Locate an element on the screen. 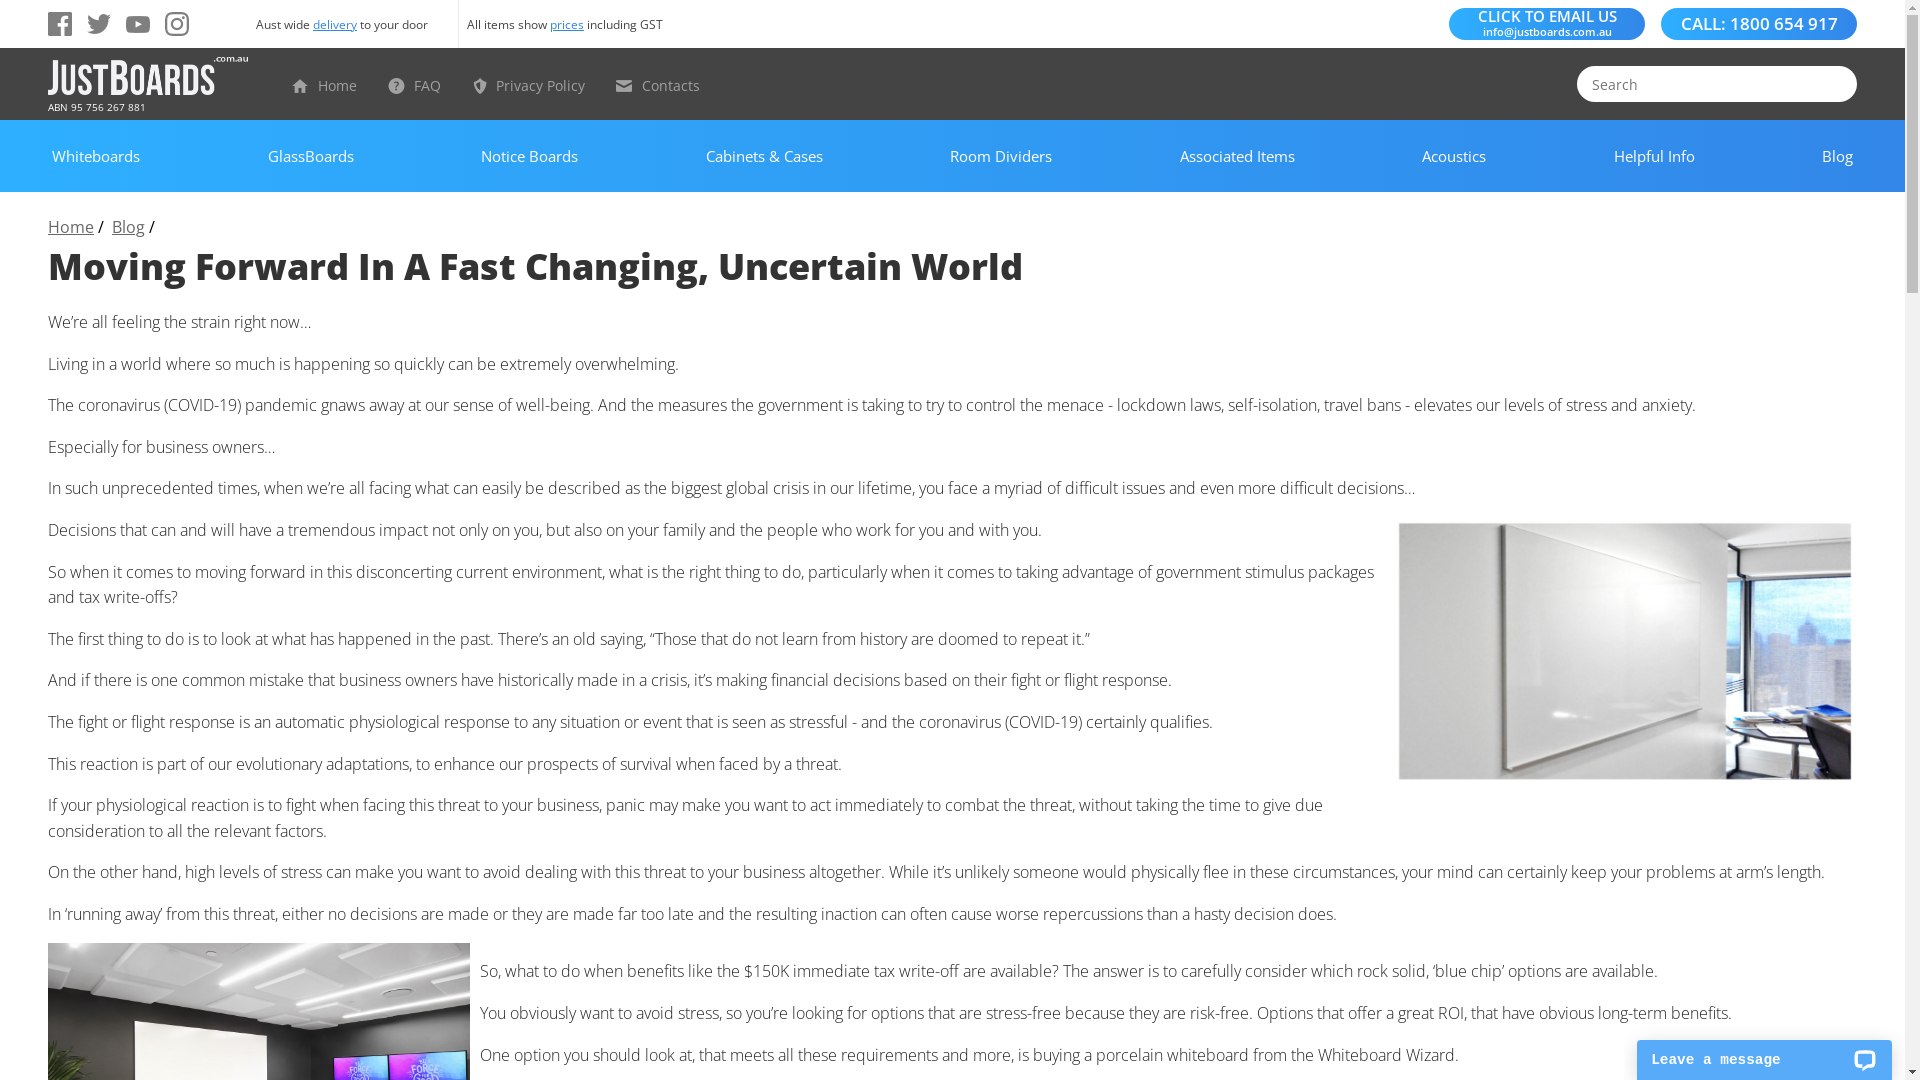 This screenshot has height=1080, width=1920. 'Contacts' is located at coordinates (671, 84).